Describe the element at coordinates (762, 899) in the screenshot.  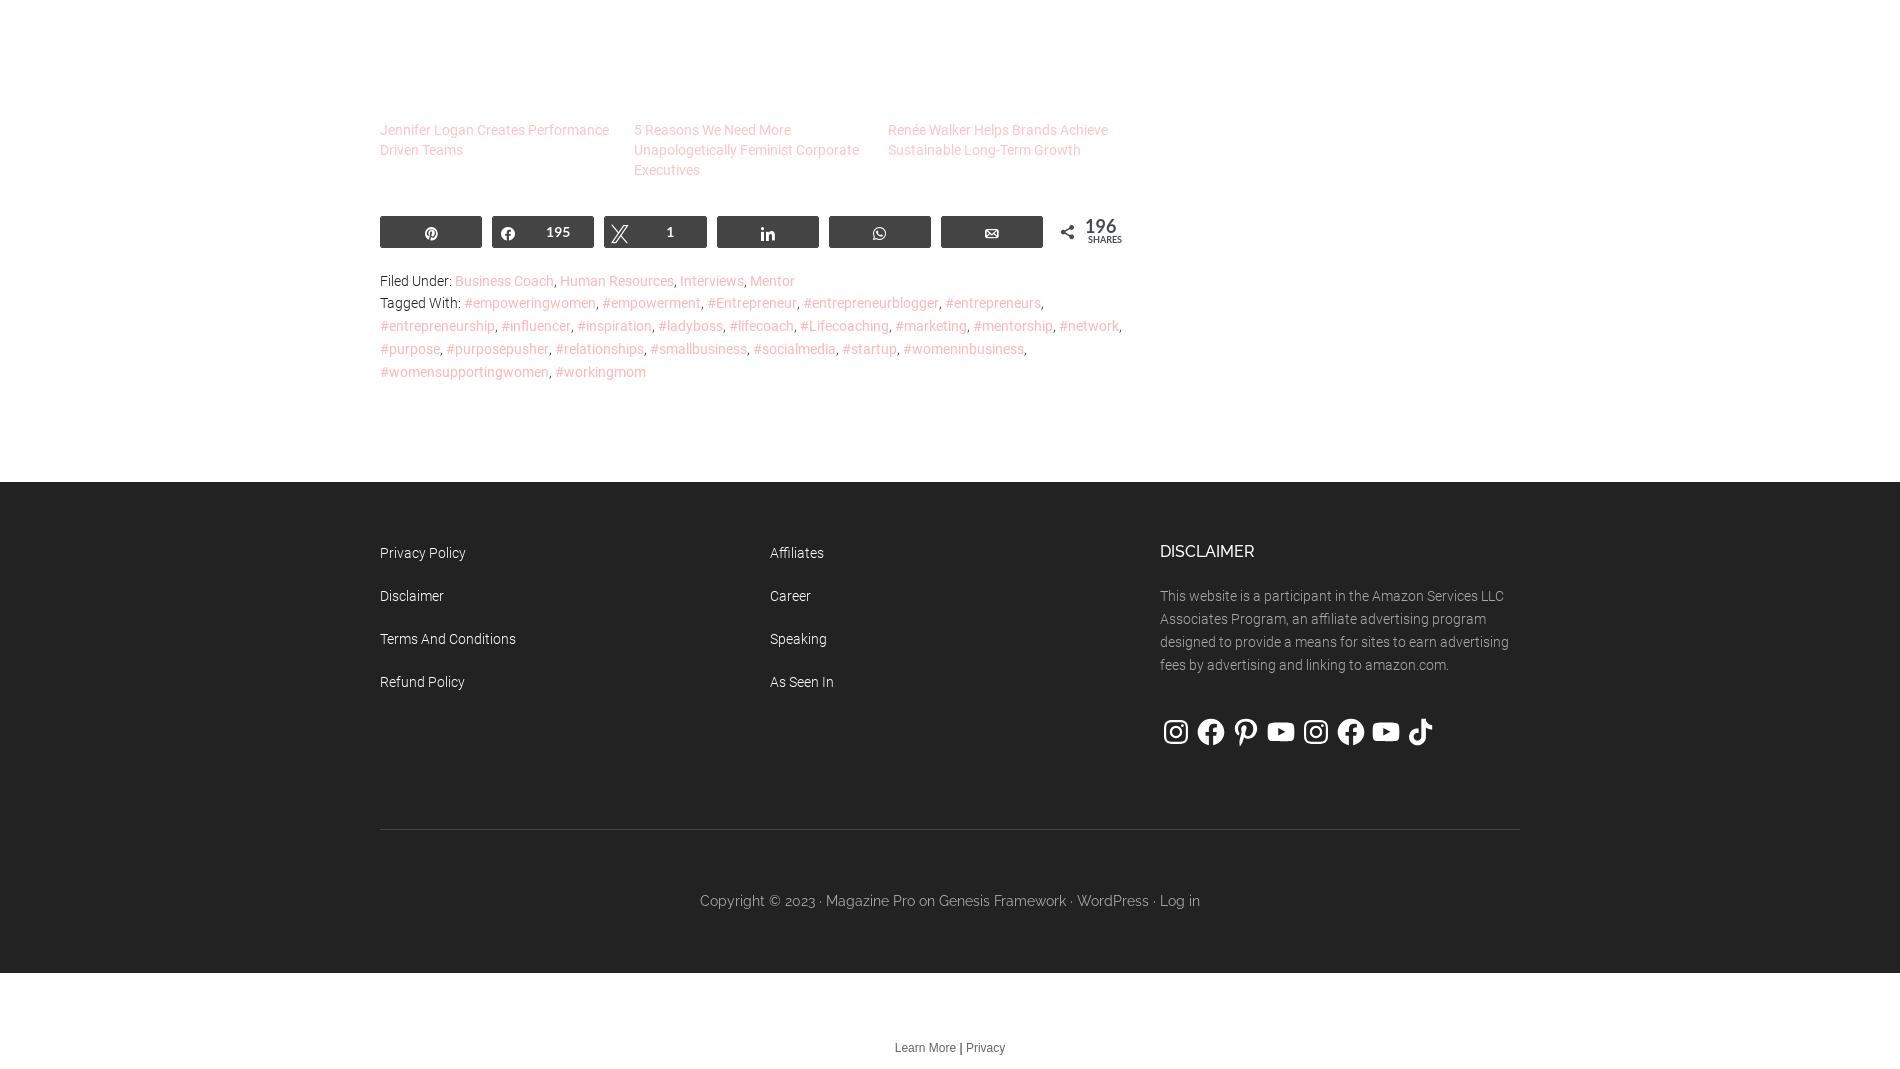
I see `'Copyright © 2023 ·'` at that location.